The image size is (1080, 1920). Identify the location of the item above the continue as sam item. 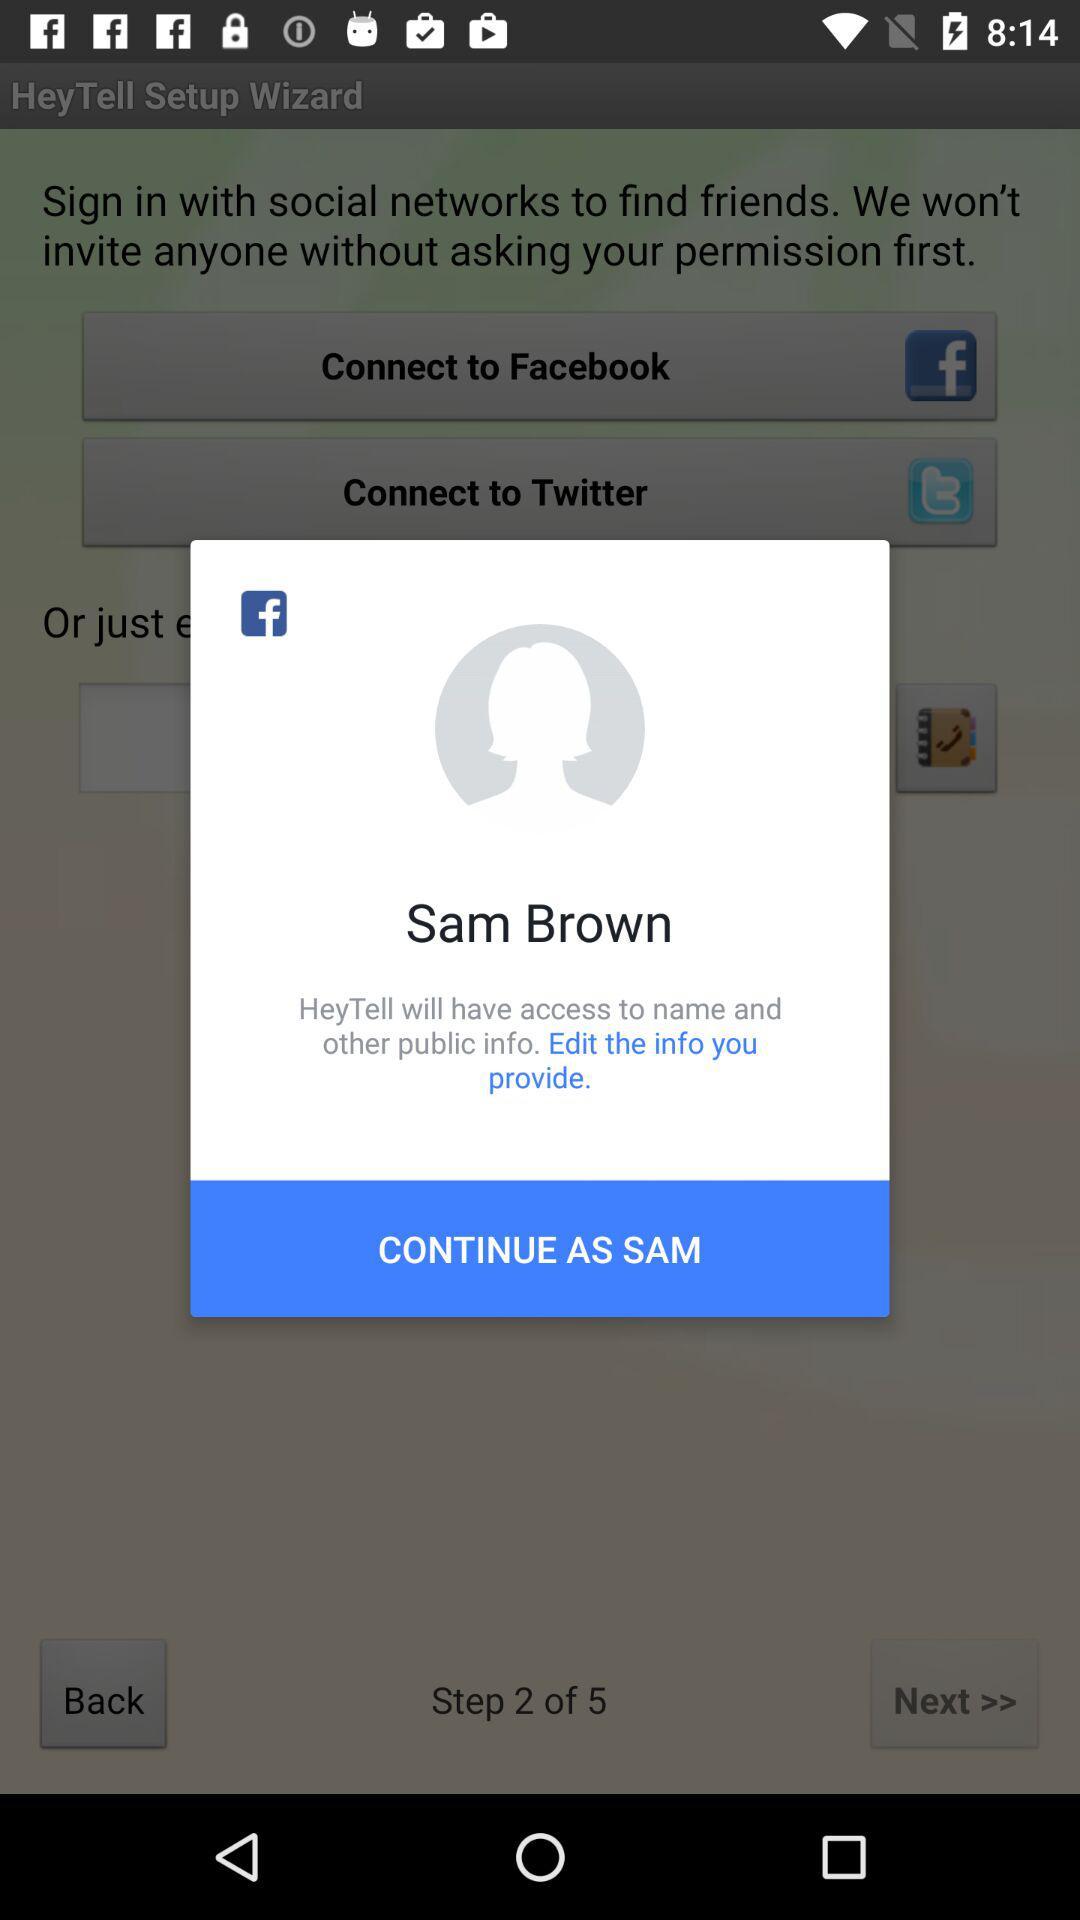
(540, 1041).